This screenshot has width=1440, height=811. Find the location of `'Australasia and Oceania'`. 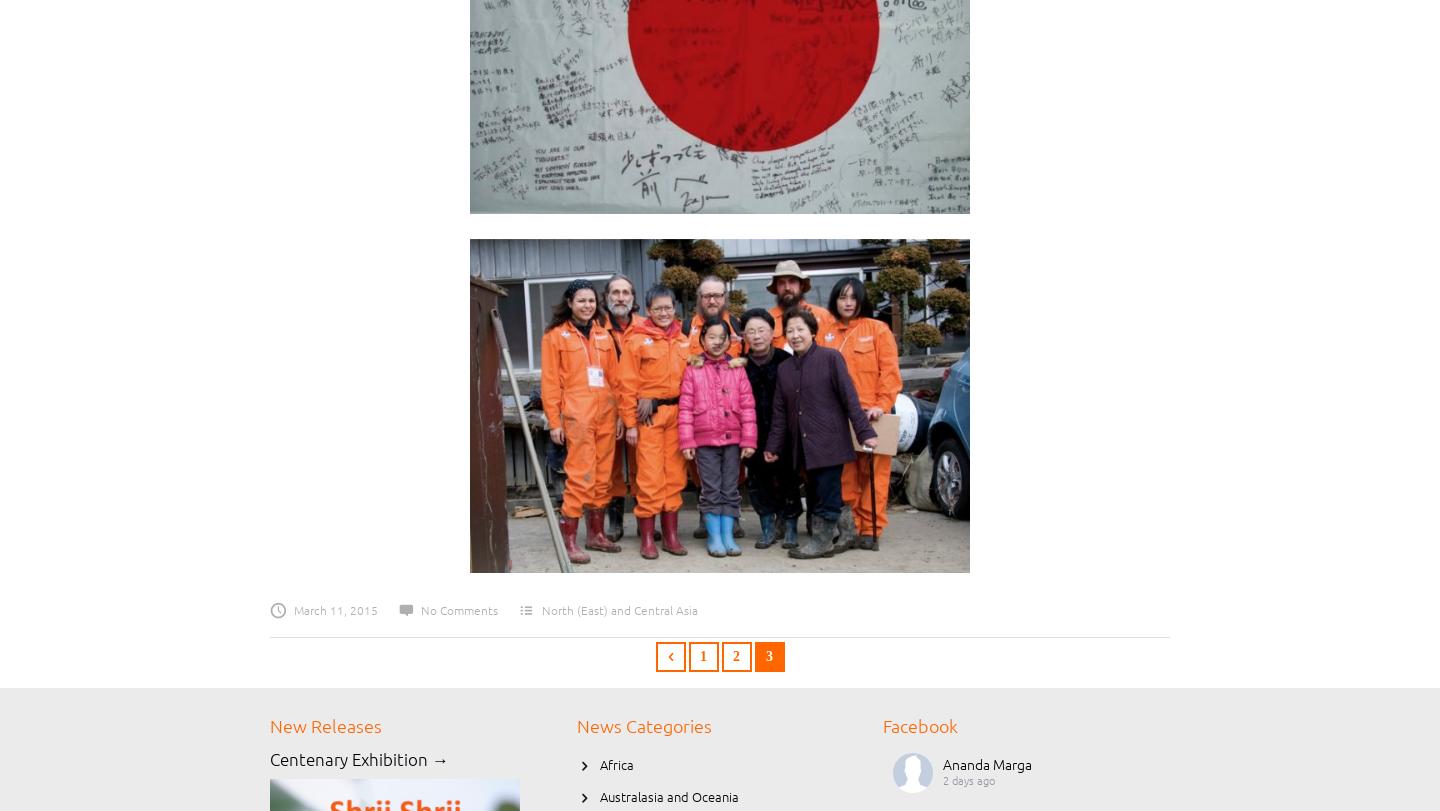

'Australasia and Oceania' is located at coordinates (669, 796).